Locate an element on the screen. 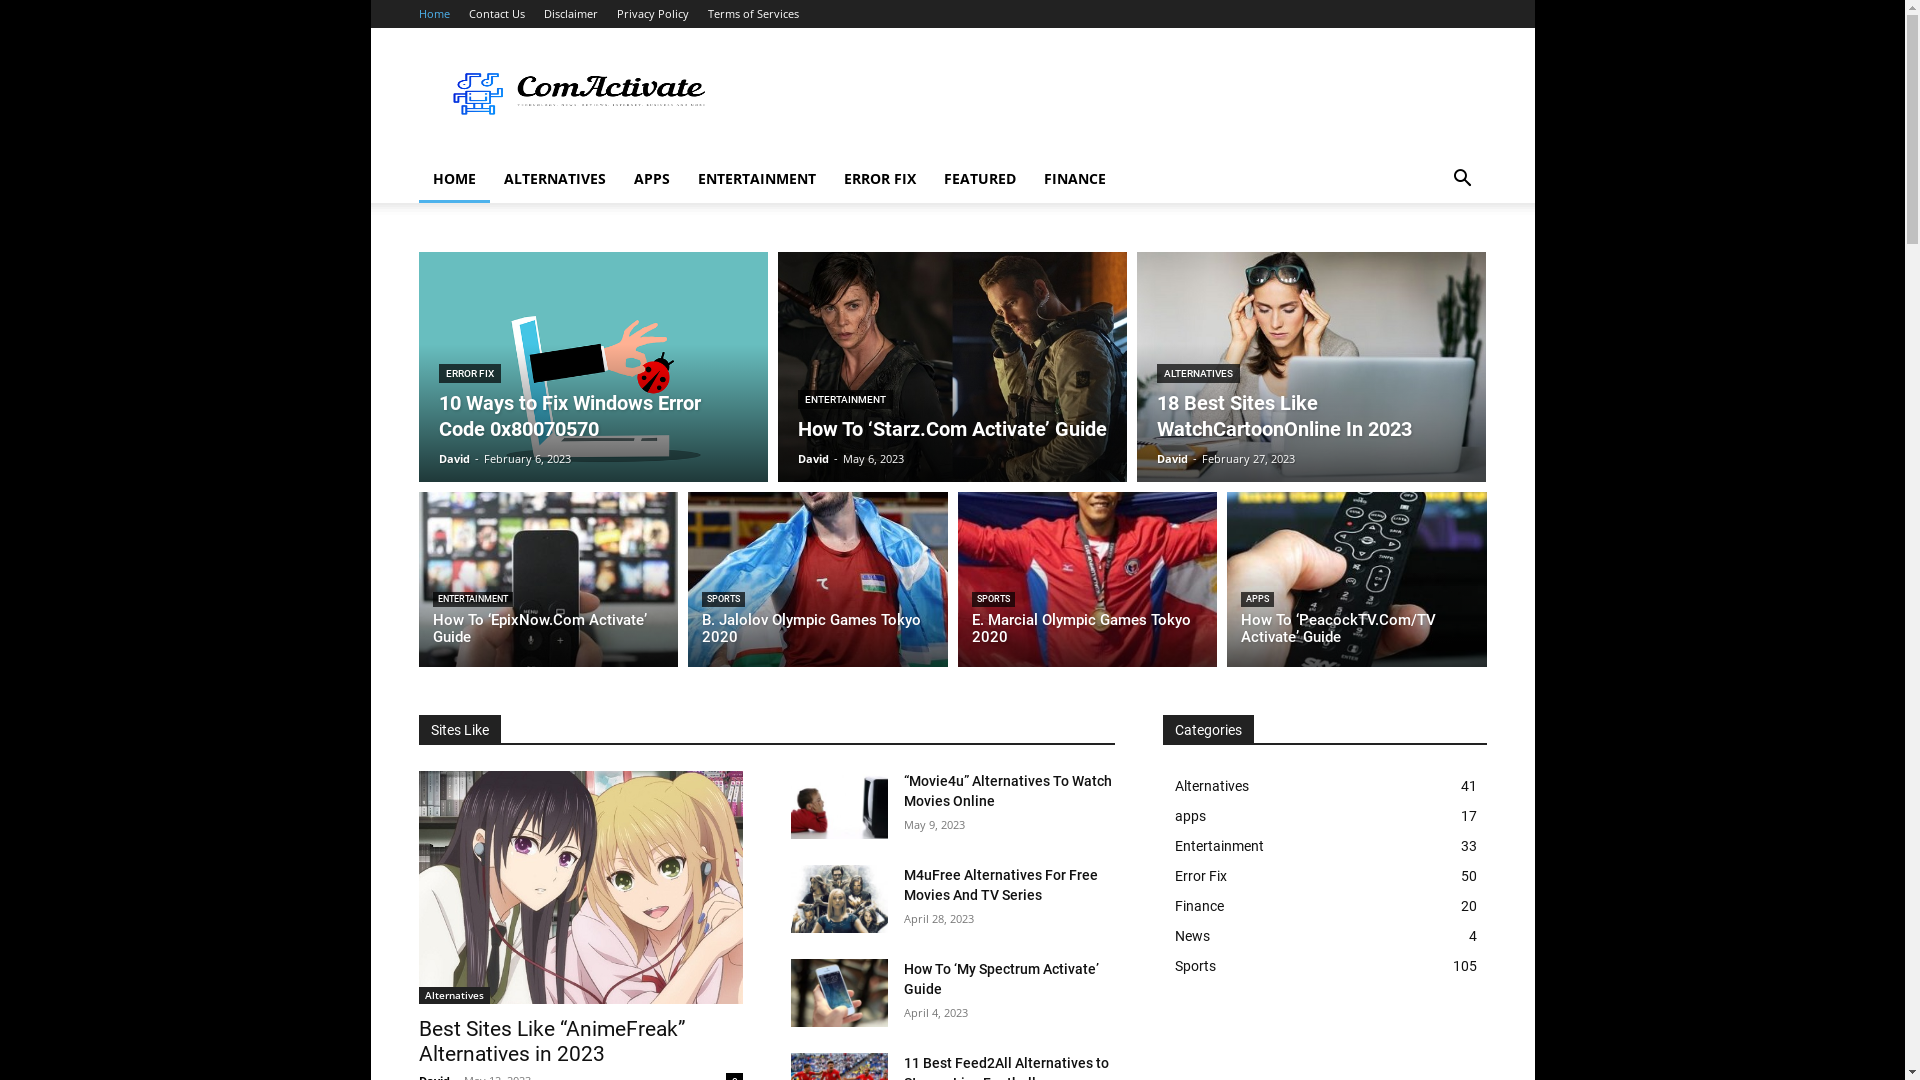  'FINANCE' is located at coordinates (1074, 177).